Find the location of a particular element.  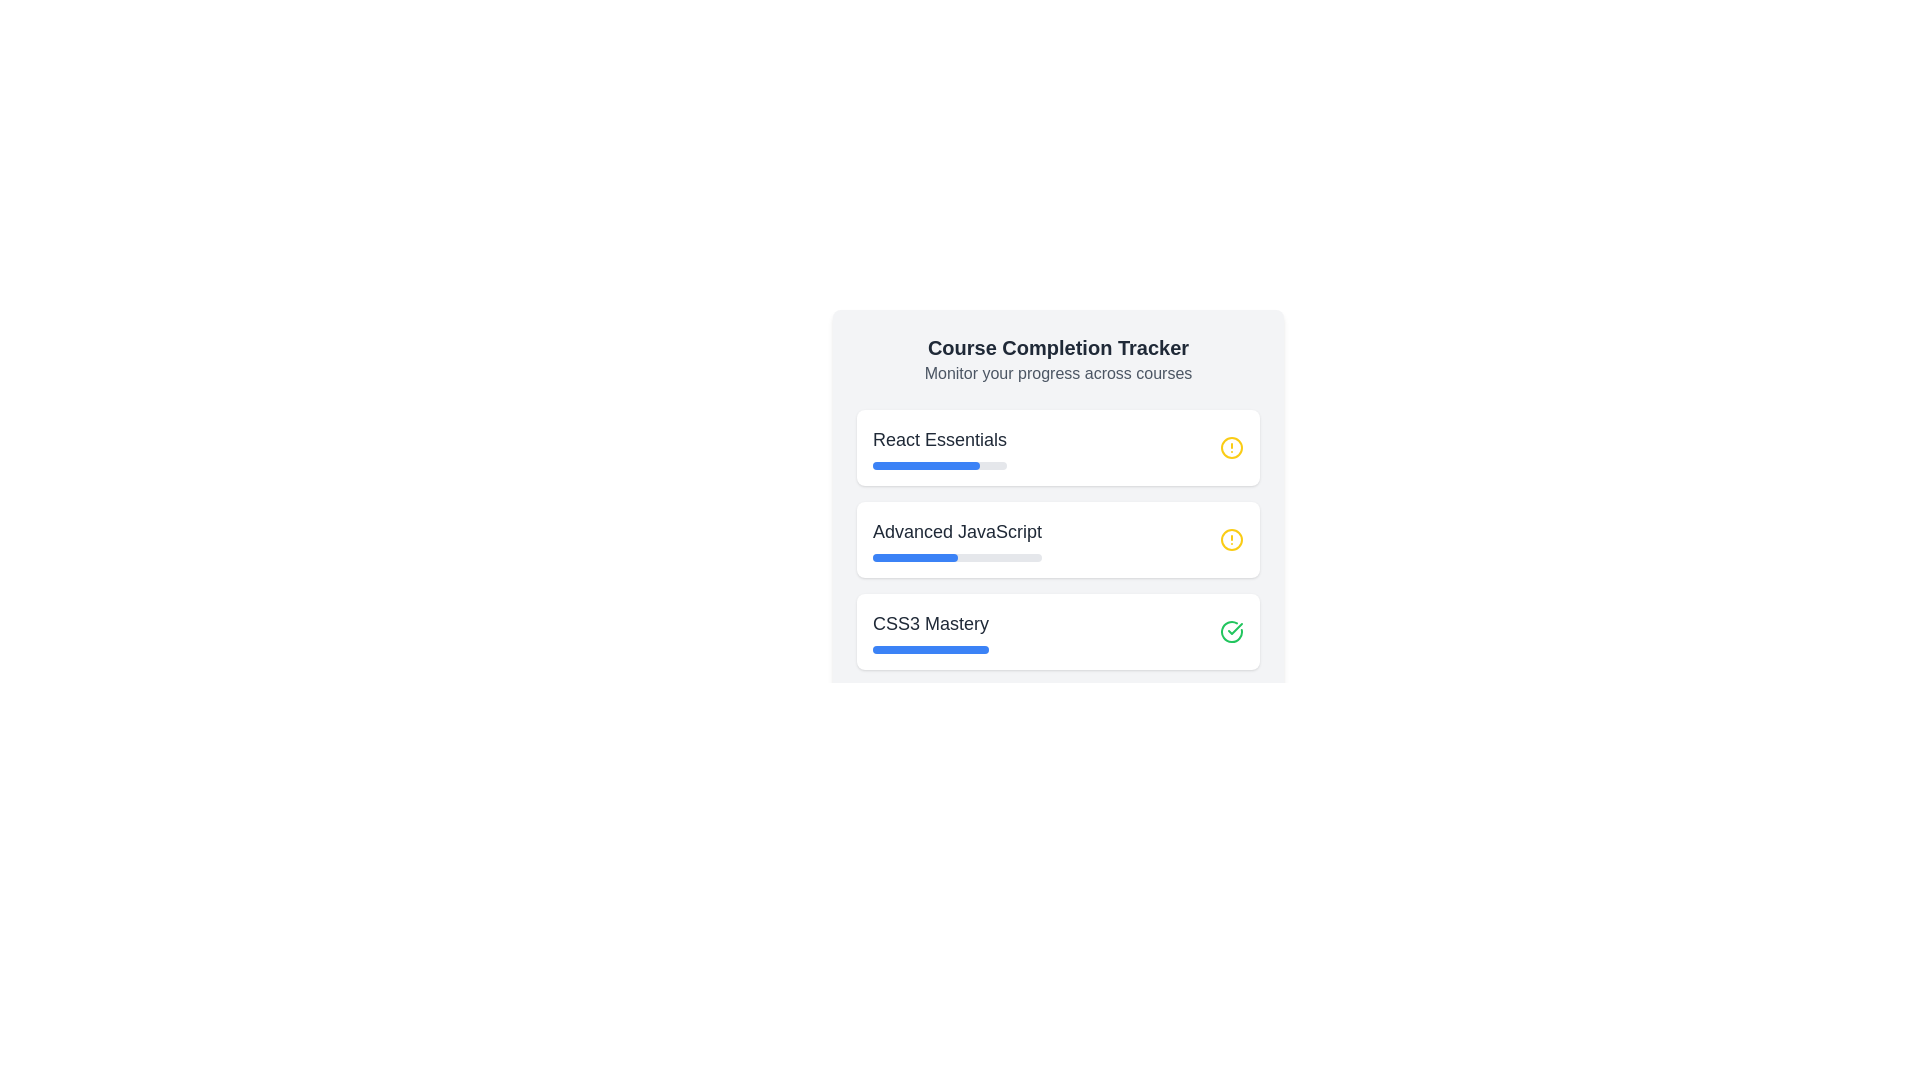

the 'React Essentials' text label, which is displayed in a large, bold font and is the topmost course title in a vertical list of courses is located at coordinates (939, 438).